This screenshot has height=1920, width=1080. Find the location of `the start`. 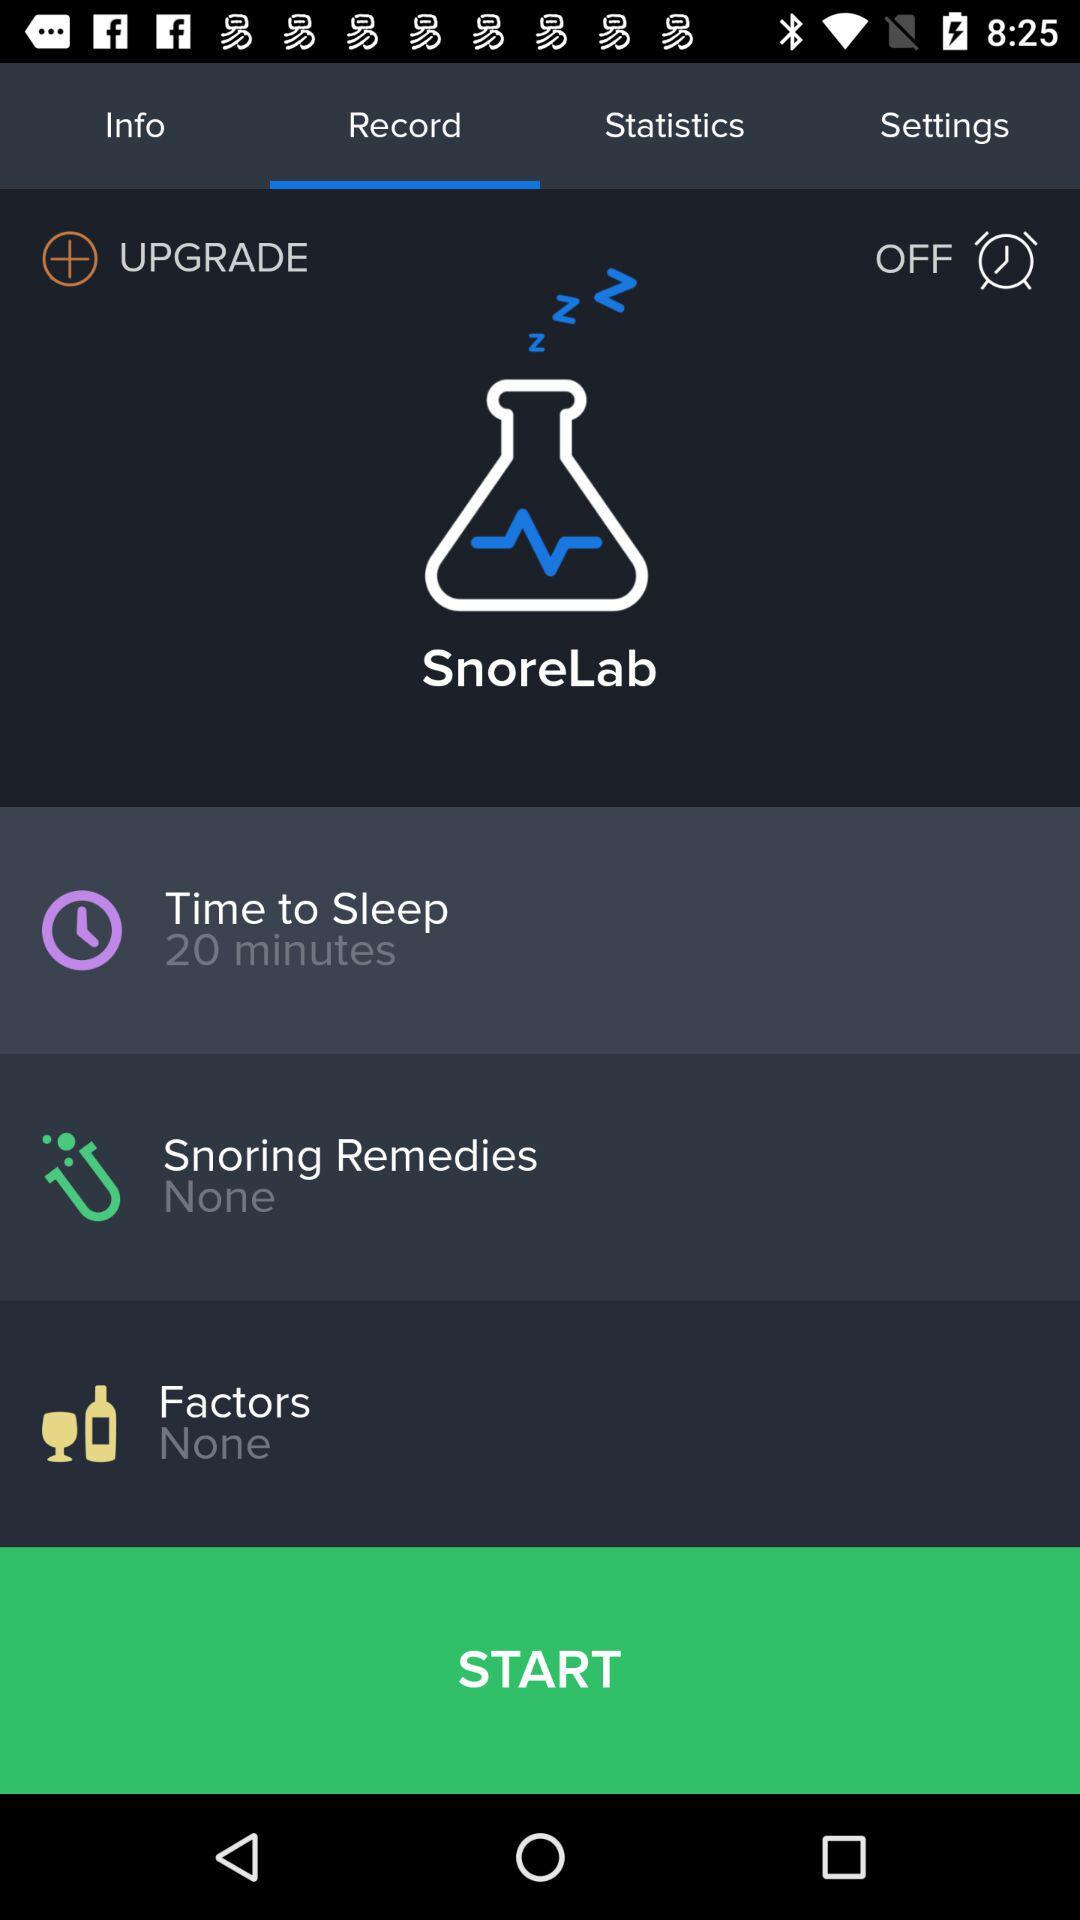

the start is located at coordinates (540, 1670).